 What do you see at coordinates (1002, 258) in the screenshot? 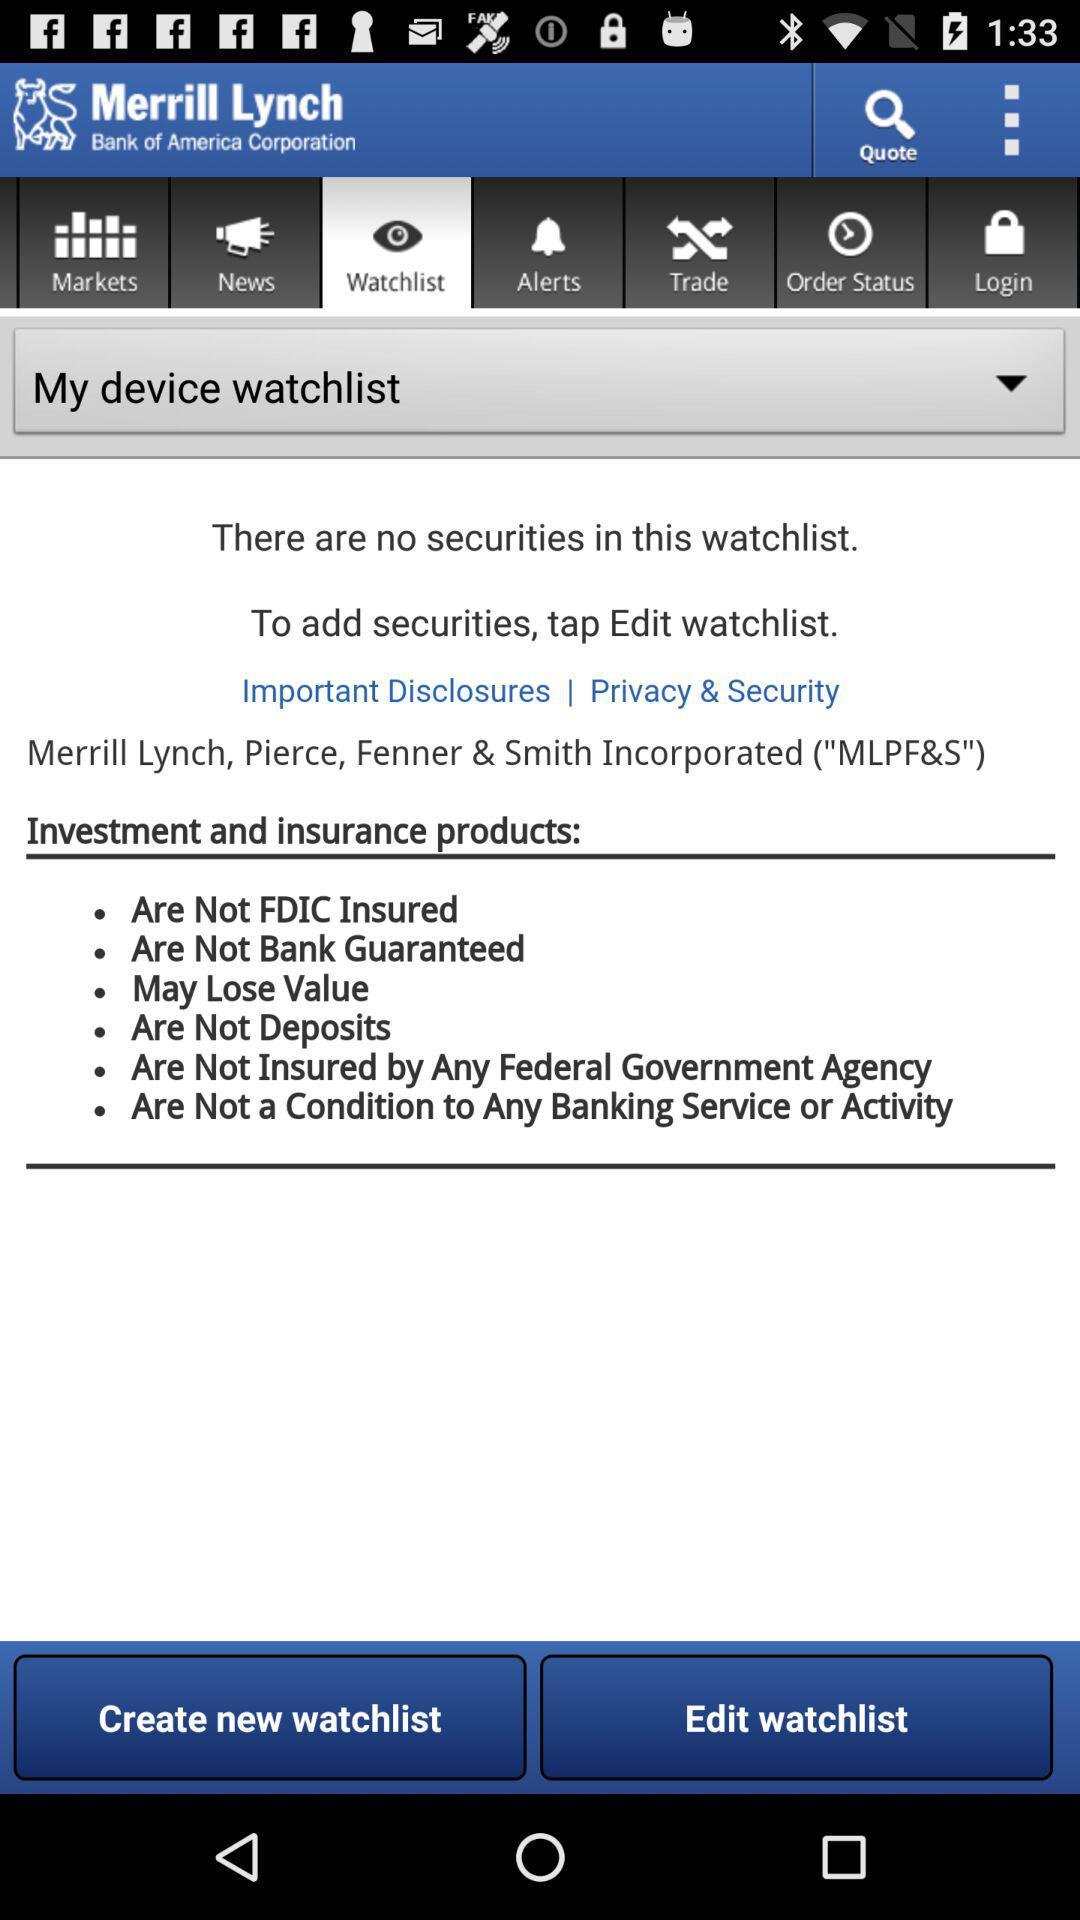
I see `the lock icon` at bounding box center [1002, 258].